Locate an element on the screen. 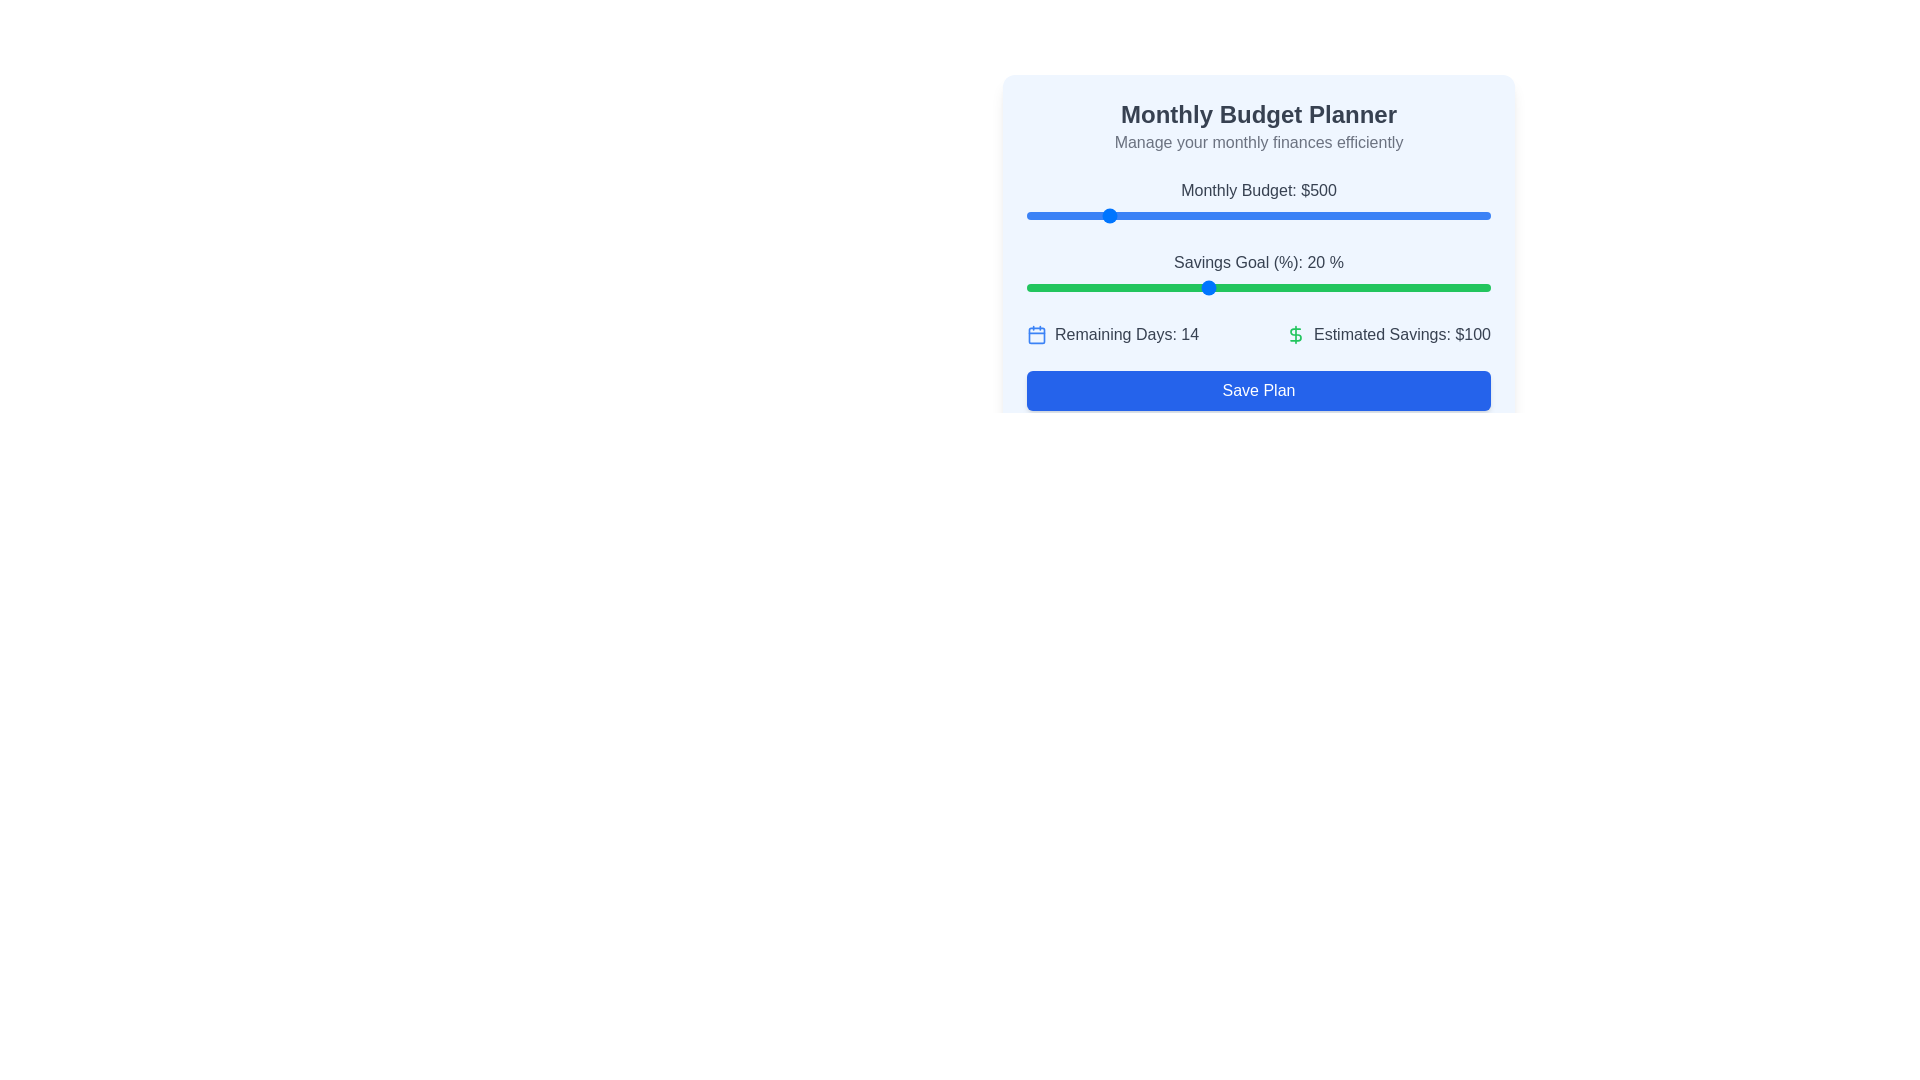 This screenshot has width=1920, height=1080. the horizontal range slider with a green track and a circular blue thumb, positioned below the text 'Savings Goal (%): 20 %', to set a value is located at coordinates (1257, 288).